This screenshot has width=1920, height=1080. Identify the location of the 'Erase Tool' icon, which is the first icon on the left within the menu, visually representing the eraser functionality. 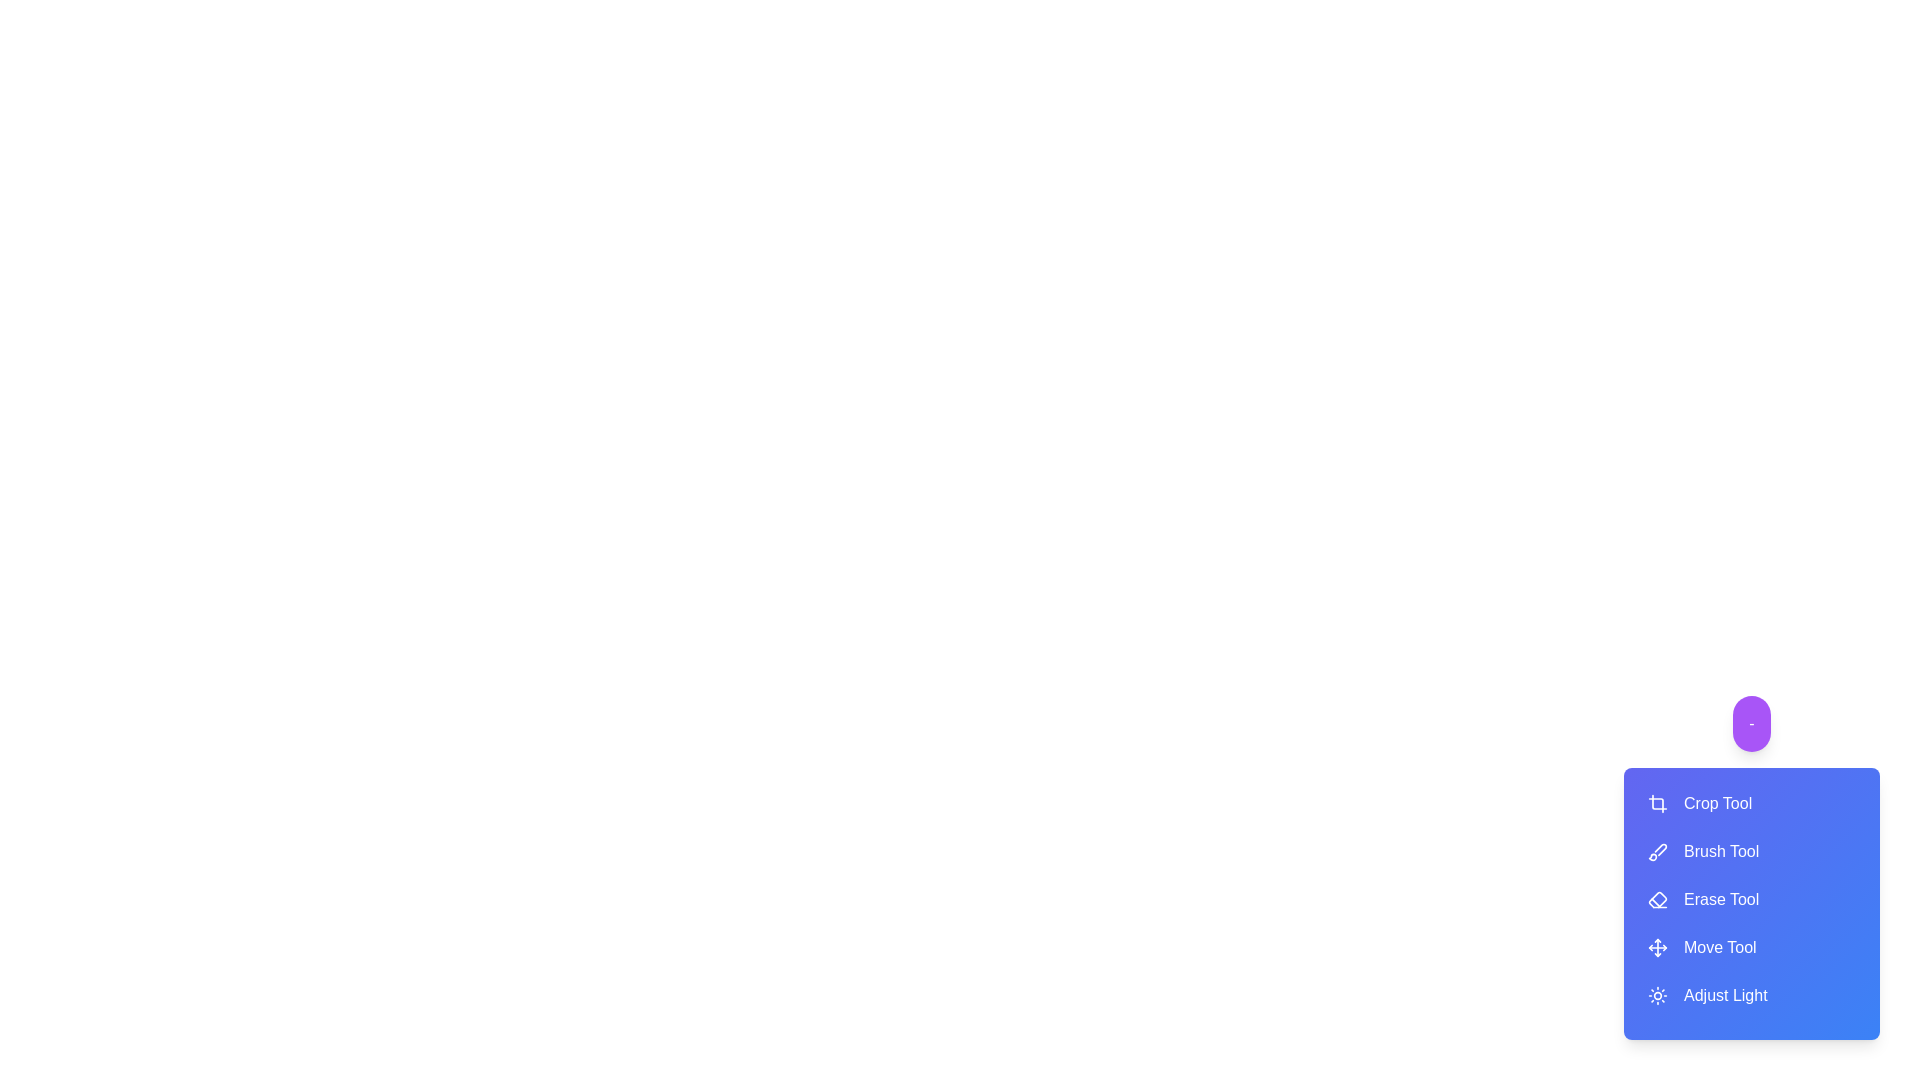
(1657, 898).